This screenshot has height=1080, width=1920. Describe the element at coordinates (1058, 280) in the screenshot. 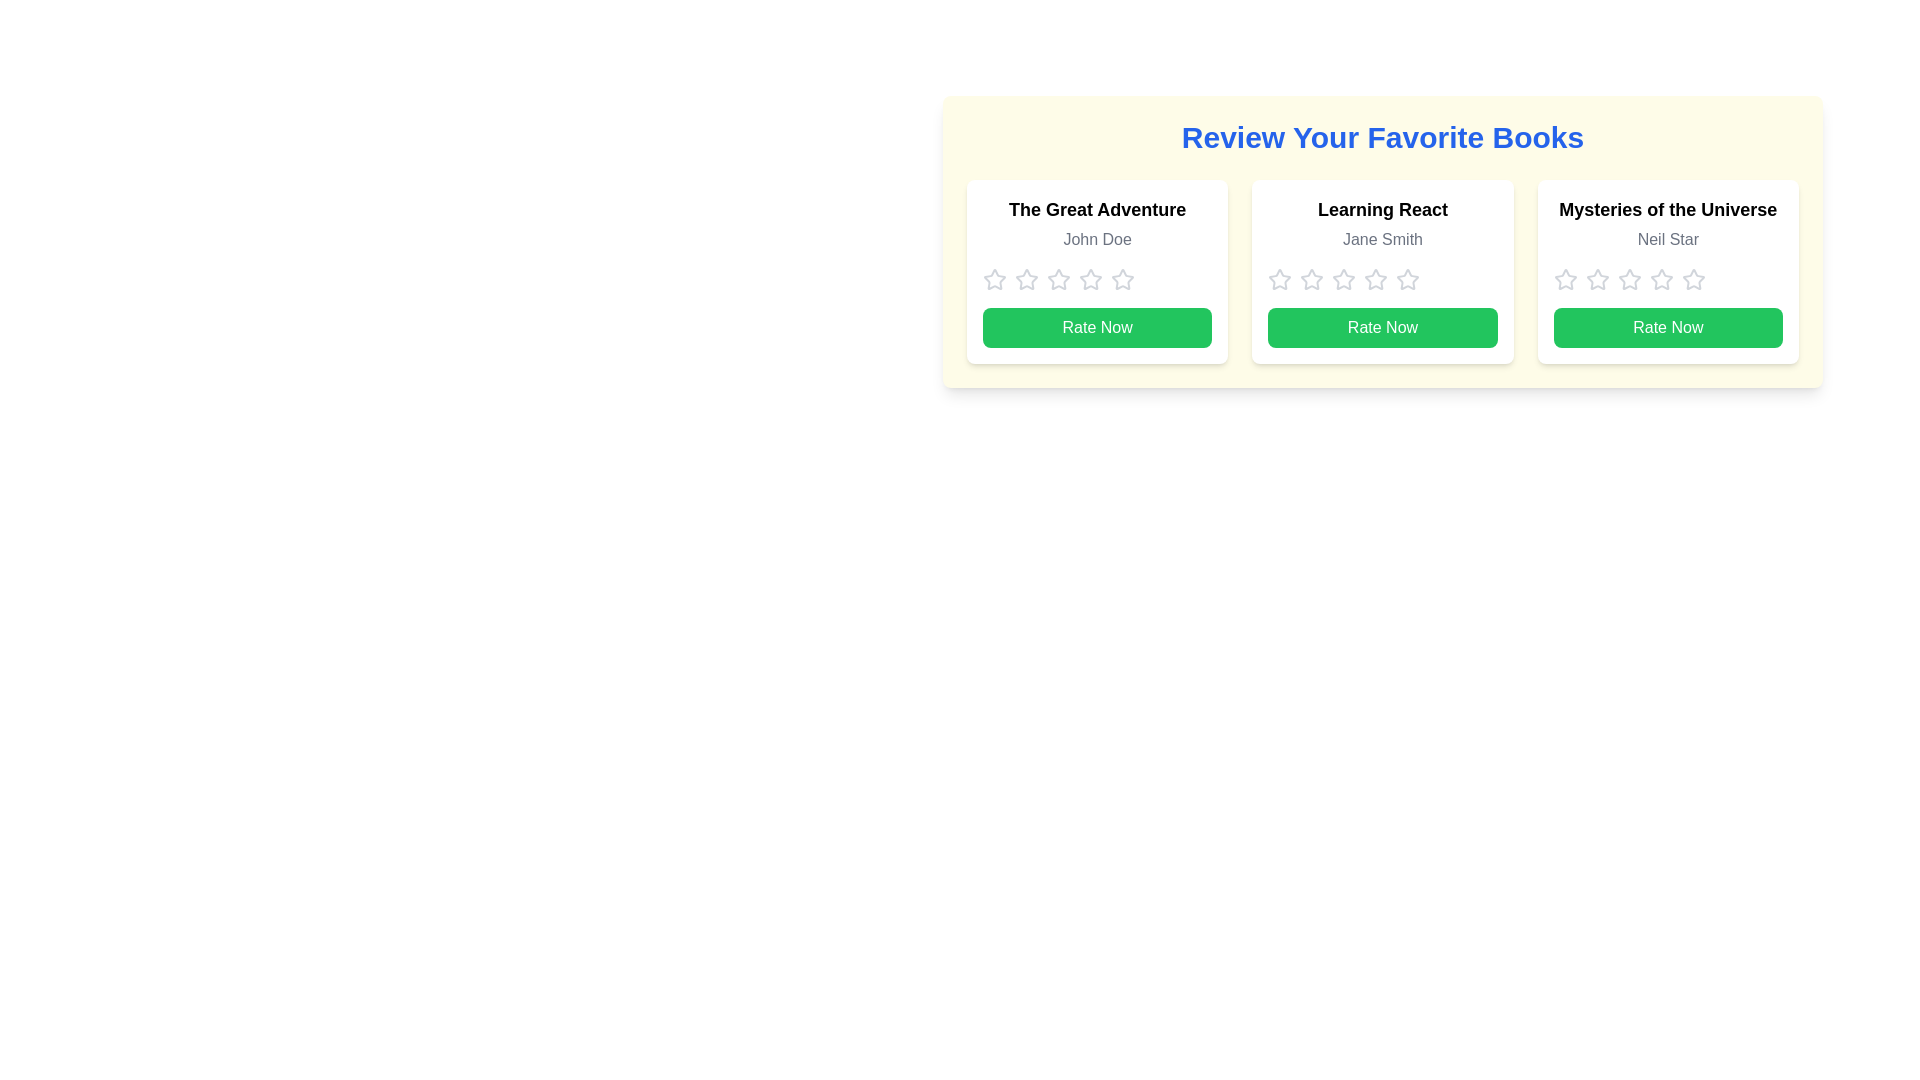

I see `the fourth star icon in the rating system for 'The Great Adventure' by John Doe to rate it 4 stars` at that location.